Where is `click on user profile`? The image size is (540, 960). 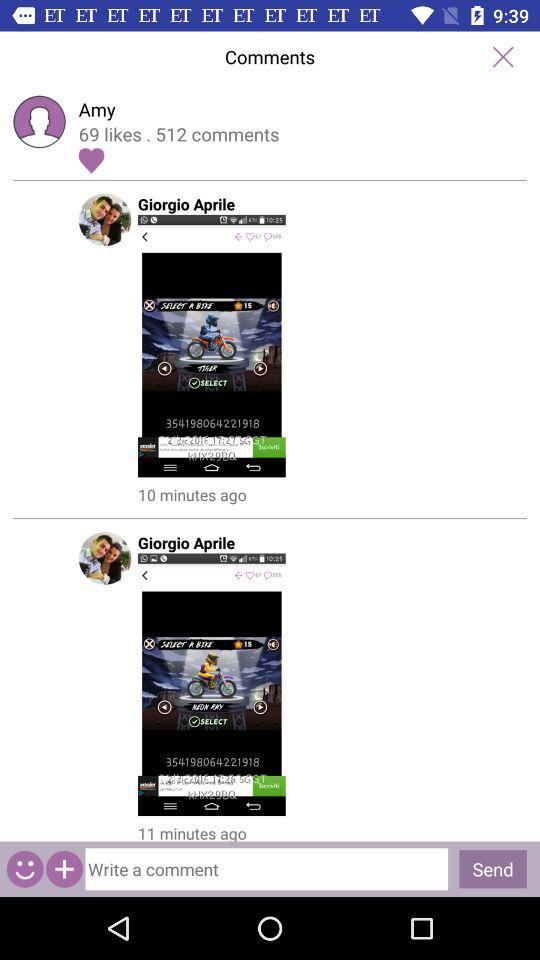
click on user profile is located at coordinates (269, 346).